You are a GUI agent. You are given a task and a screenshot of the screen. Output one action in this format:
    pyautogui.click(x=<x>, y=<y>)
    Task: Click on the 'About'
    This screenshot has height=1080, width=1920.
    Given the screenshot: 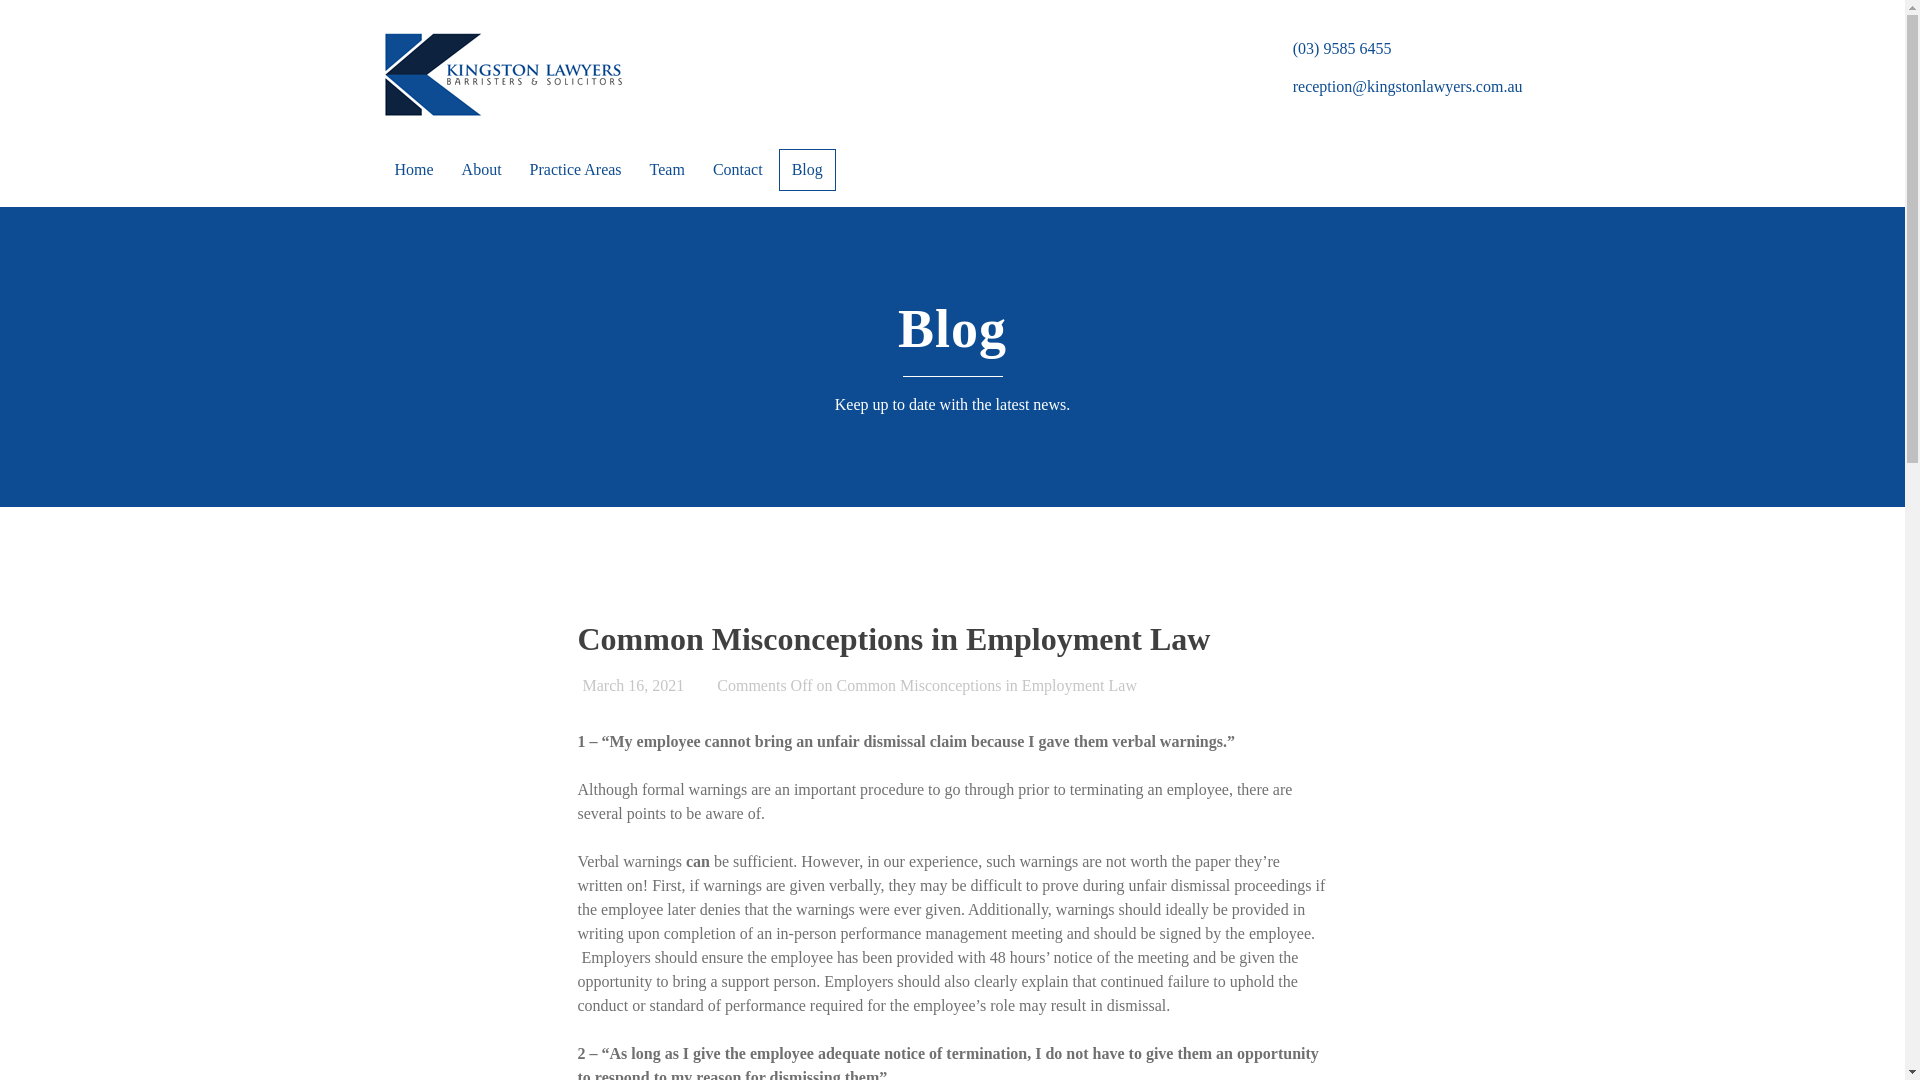 What is the action you would take?
    pyautogui.click(x=481, y=168)
    